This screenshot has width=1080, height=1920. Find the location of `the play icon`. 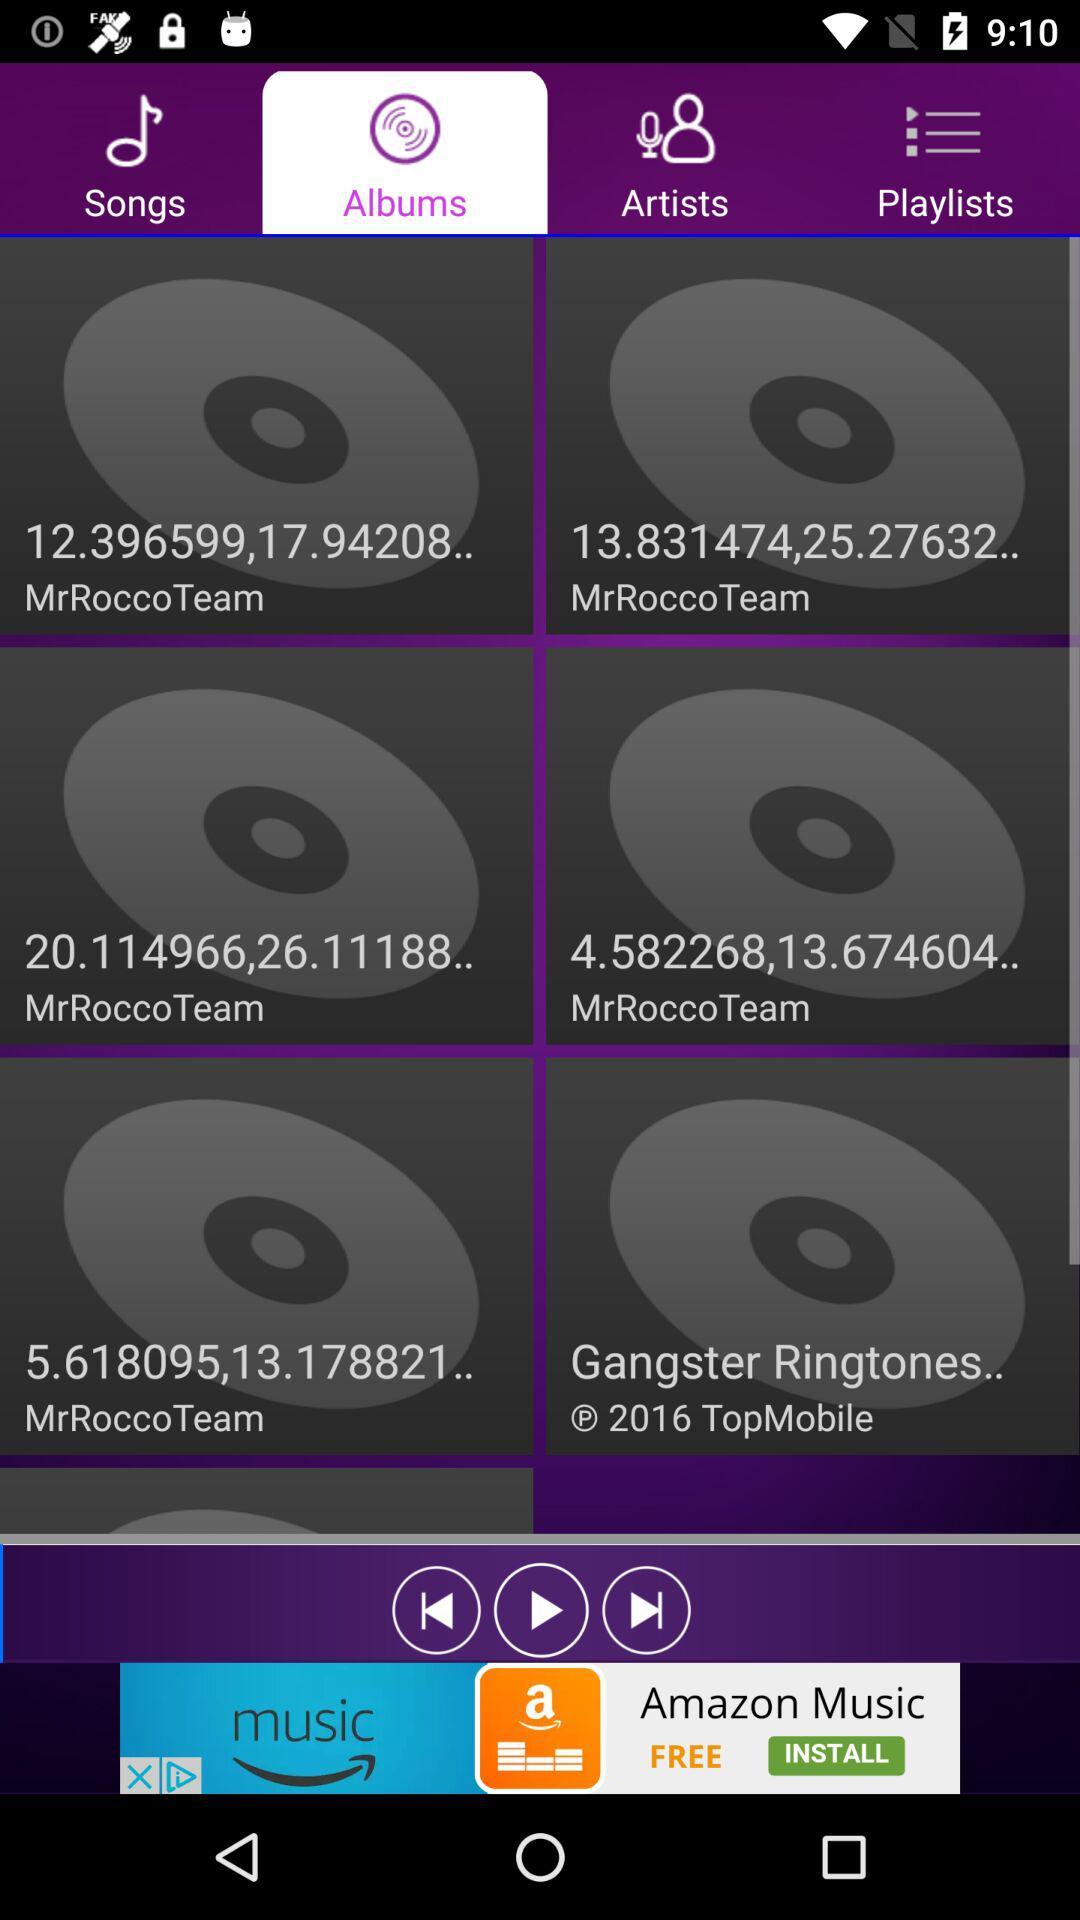

the play icon is located at coordinates (541, 1610).